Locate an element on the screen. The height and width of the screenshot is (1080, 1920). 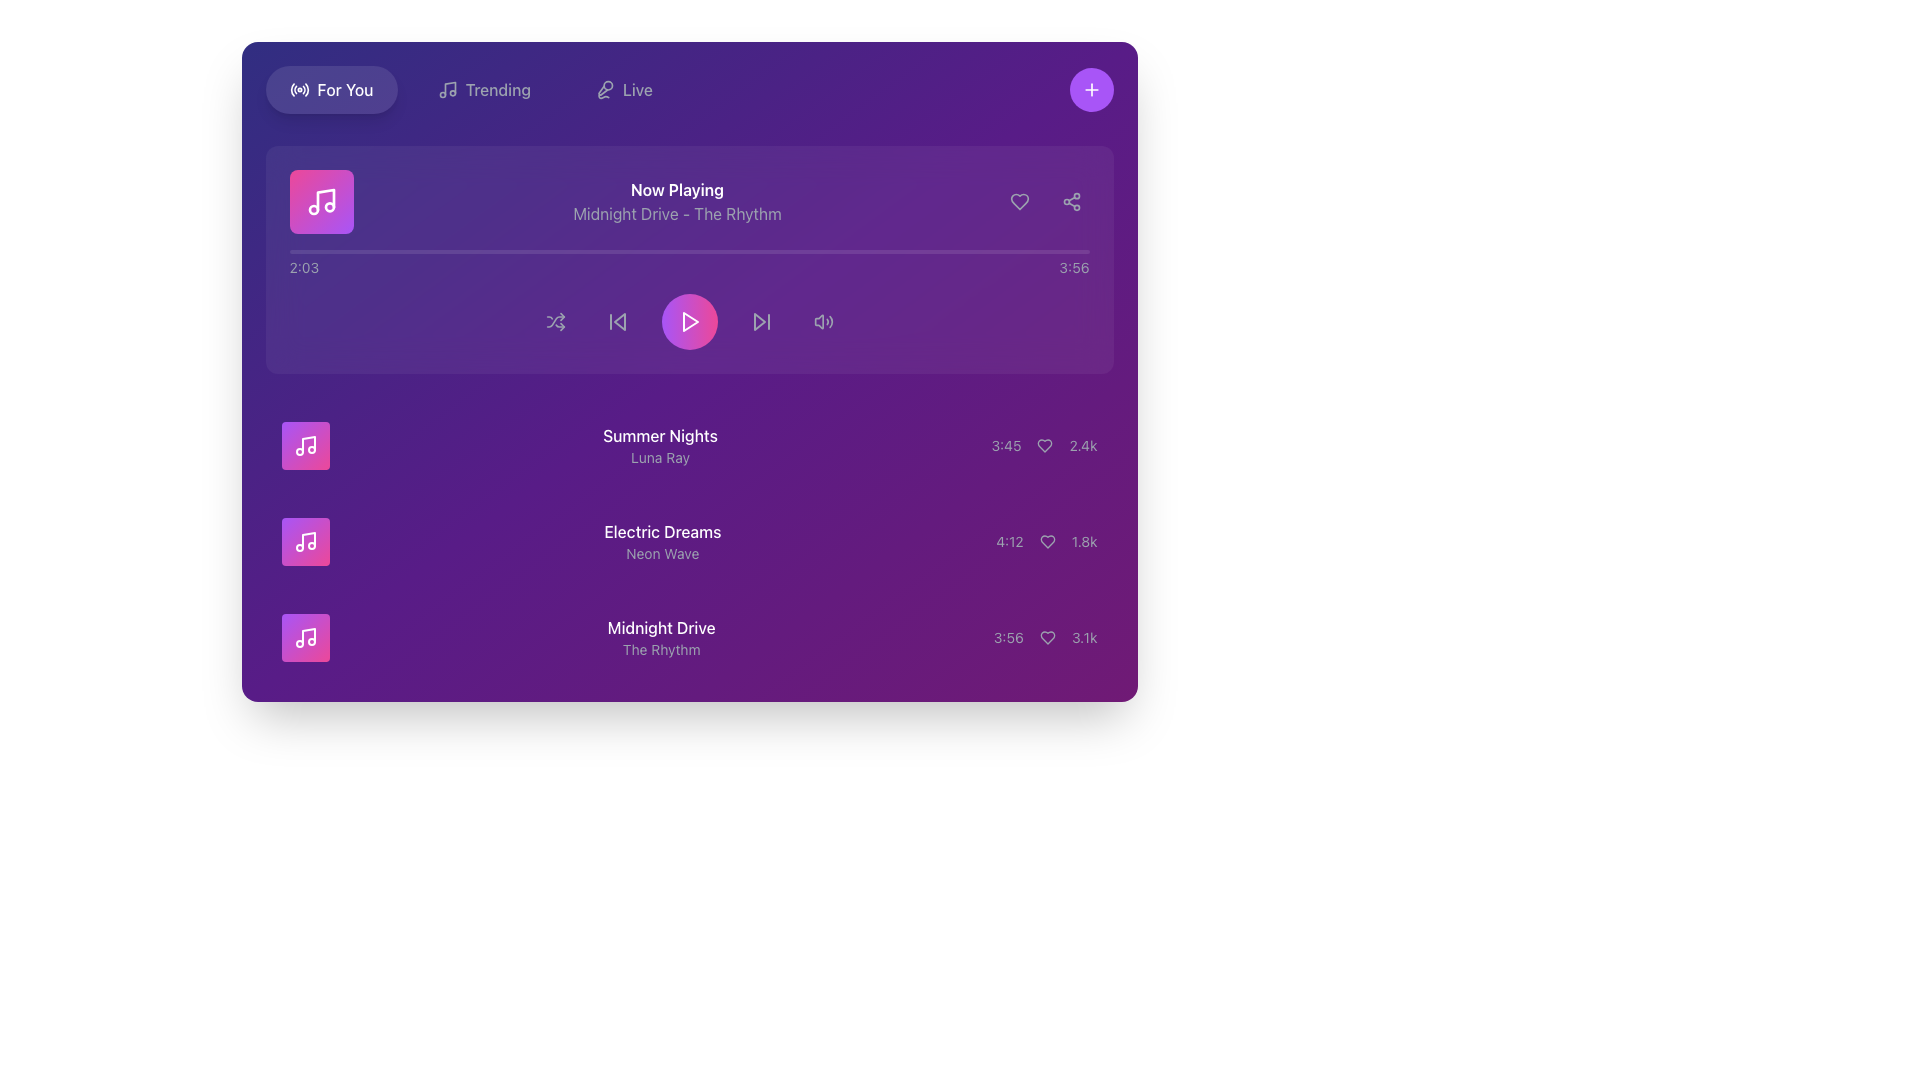
the Display Panel that shows the currently playing track, located above the playback controls and below the header menu is located at coordinates (689, 201).